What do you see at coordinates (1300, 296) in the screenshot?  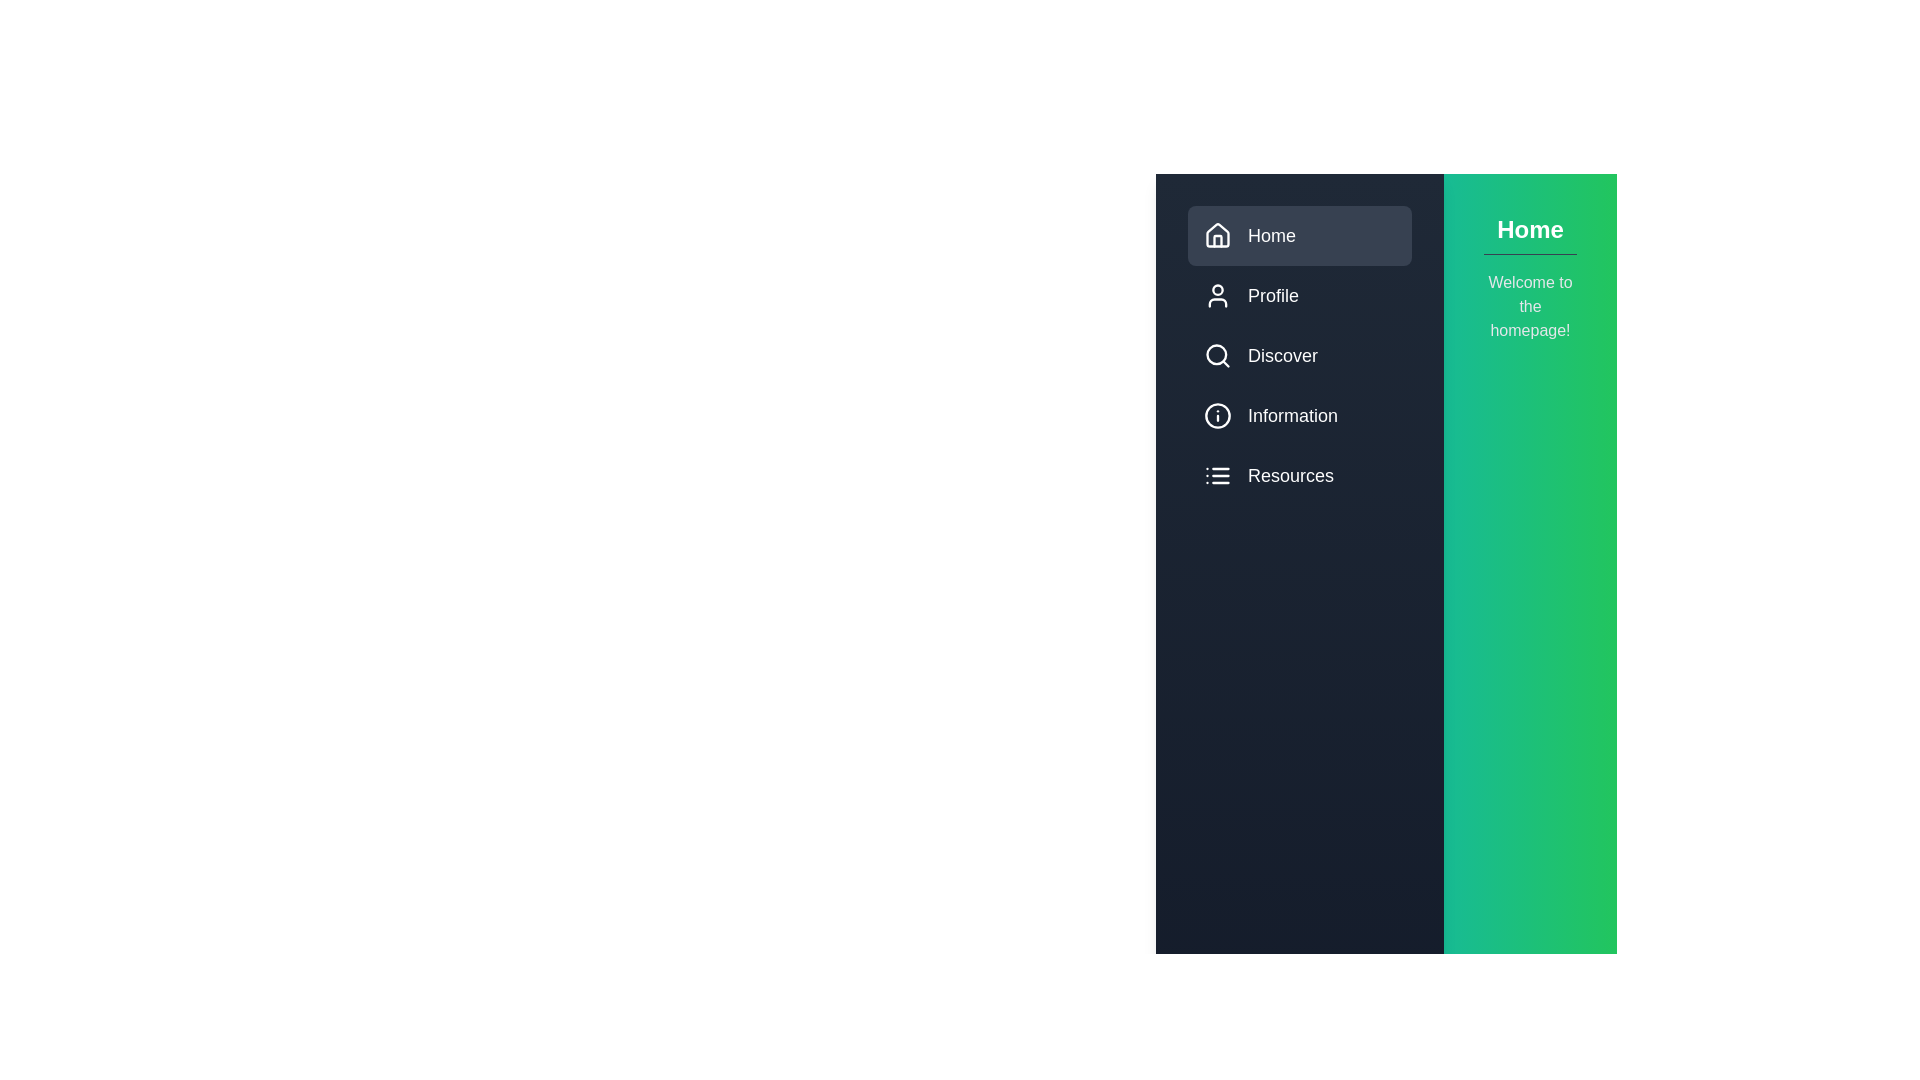 I see `the menu item Profile to preview its interaction` at bounding box center [1300, 296].